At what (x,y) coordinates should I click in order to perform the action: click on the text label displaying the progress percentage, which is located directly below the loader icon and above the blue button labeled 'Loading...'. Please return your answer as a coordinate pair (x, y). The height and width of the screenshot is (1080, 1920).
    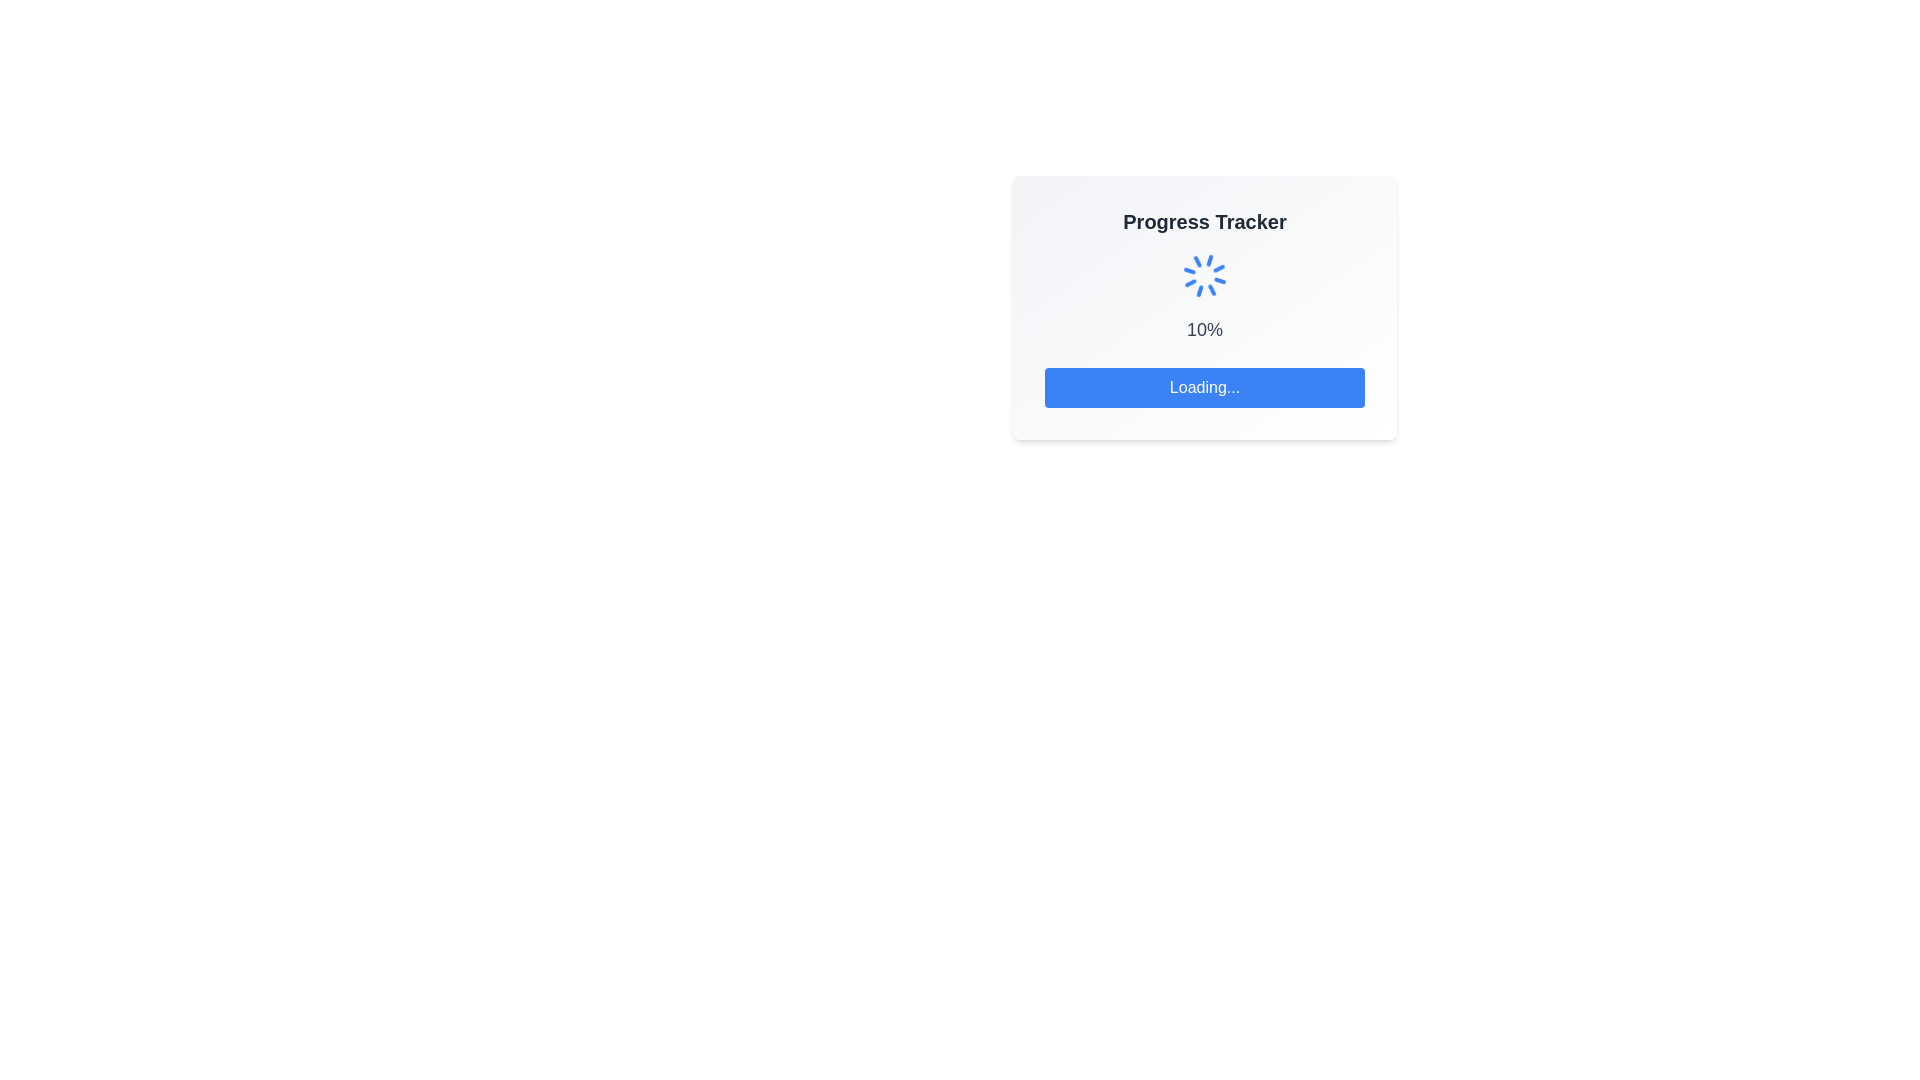
    Looking at the image, I should click on (1203, 329).